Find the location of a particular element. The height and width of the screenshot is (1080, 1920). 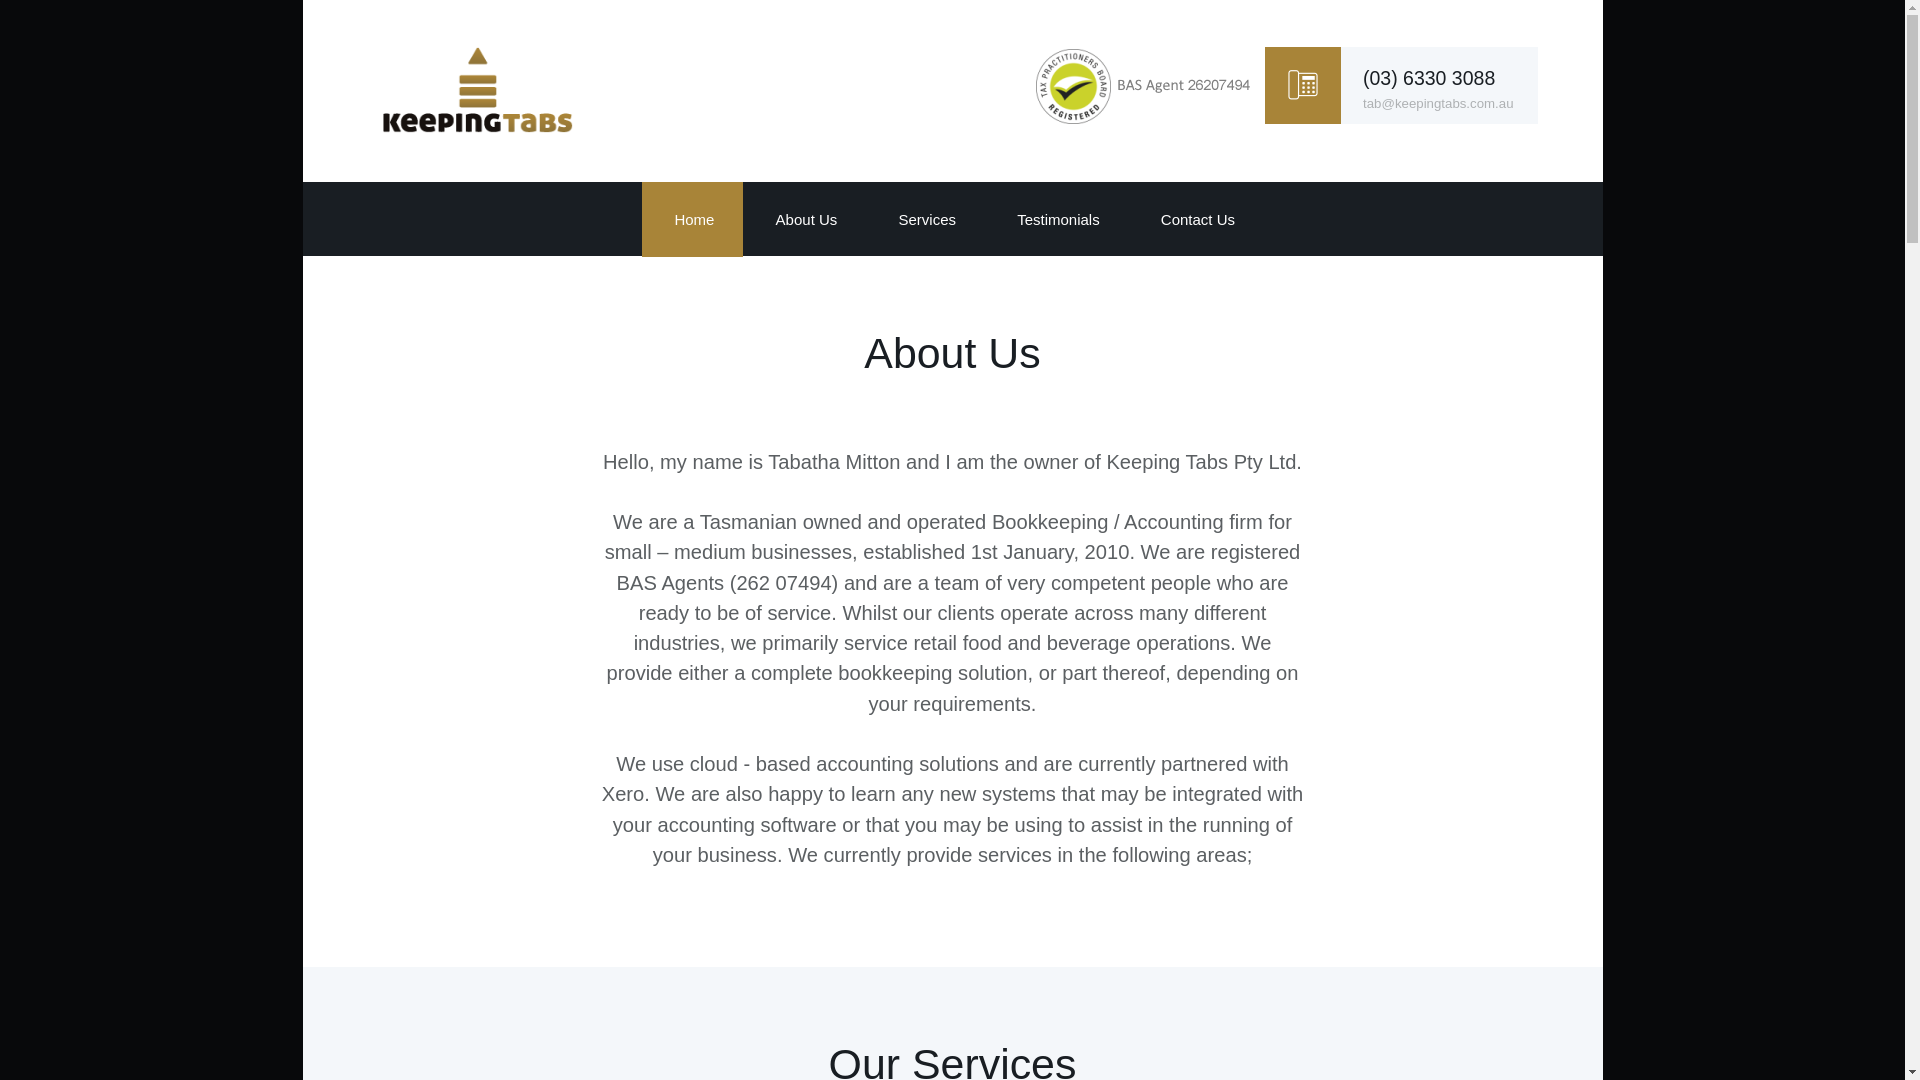

'About Us' is located at coordinates (804, 219).